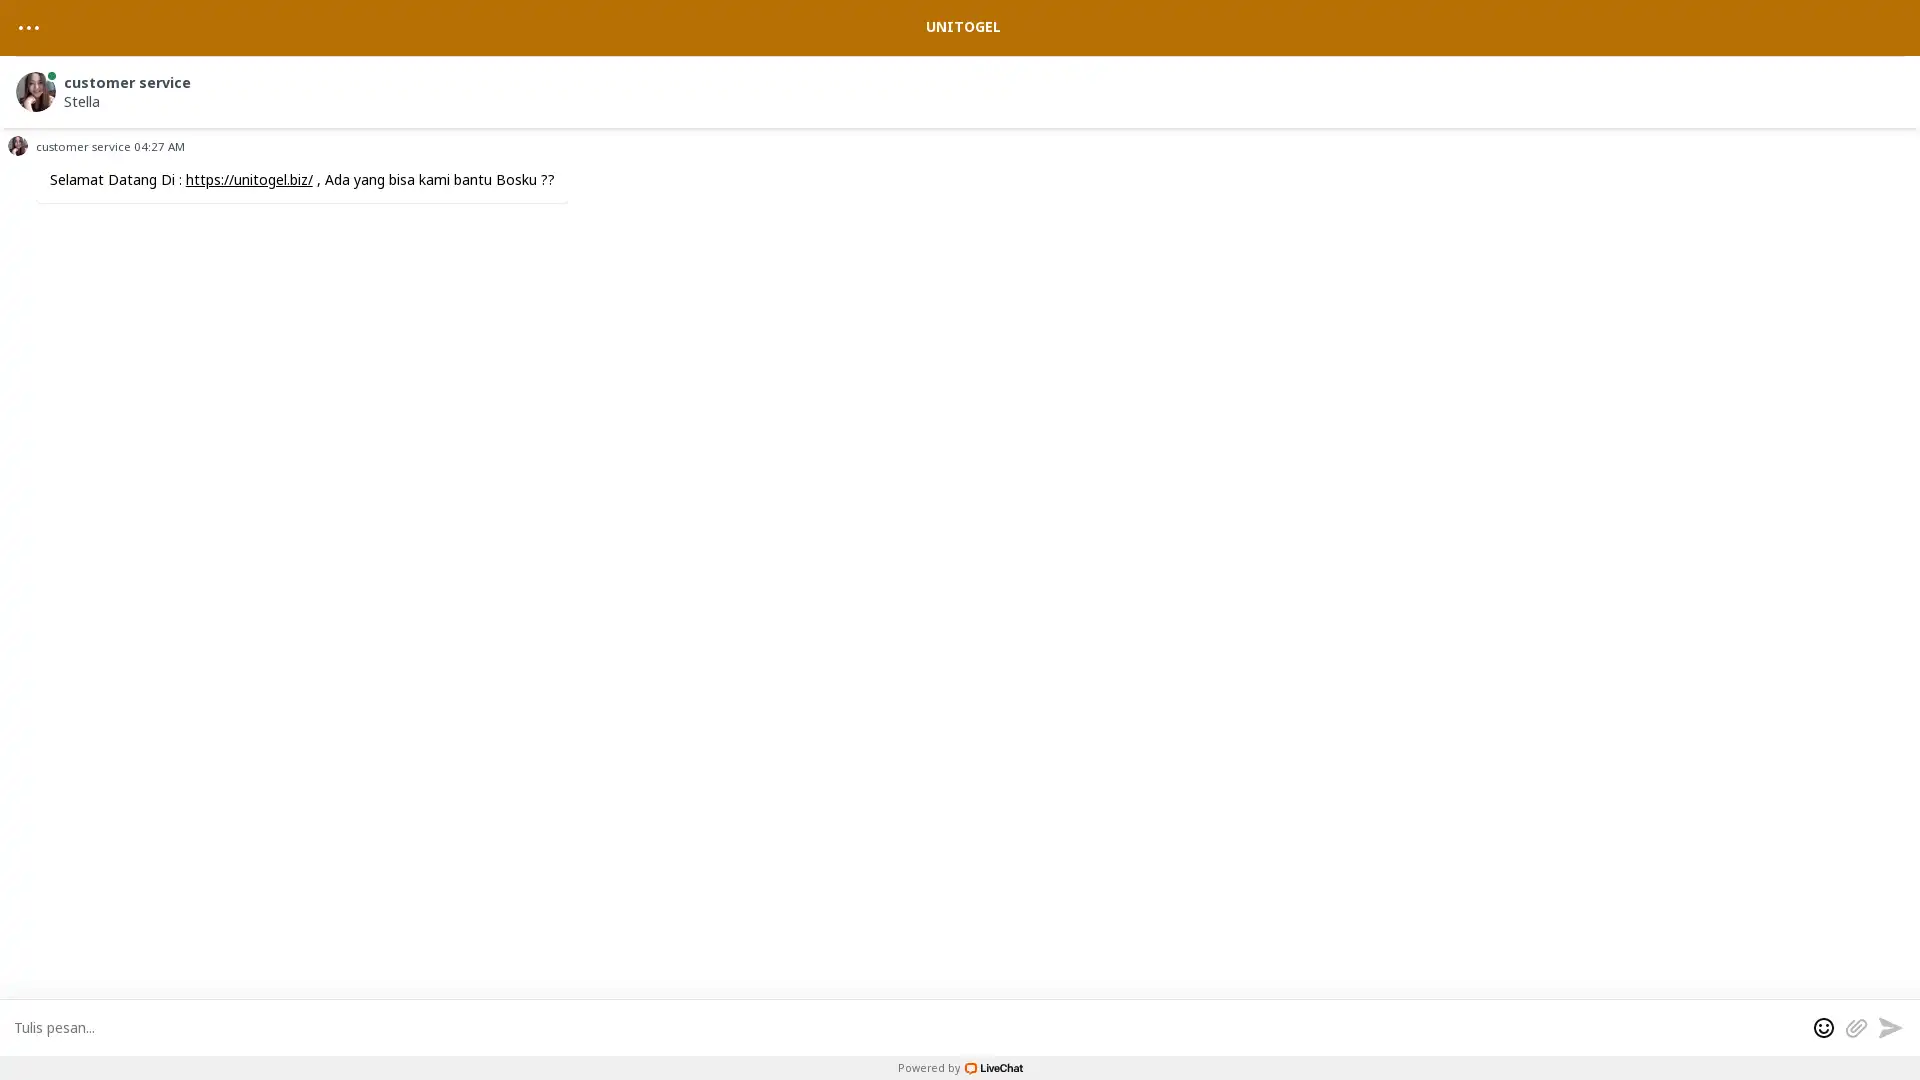  Describe the element at coordinates (1824, 1026) in the screenshot. I see `open emoji picker` at that location.